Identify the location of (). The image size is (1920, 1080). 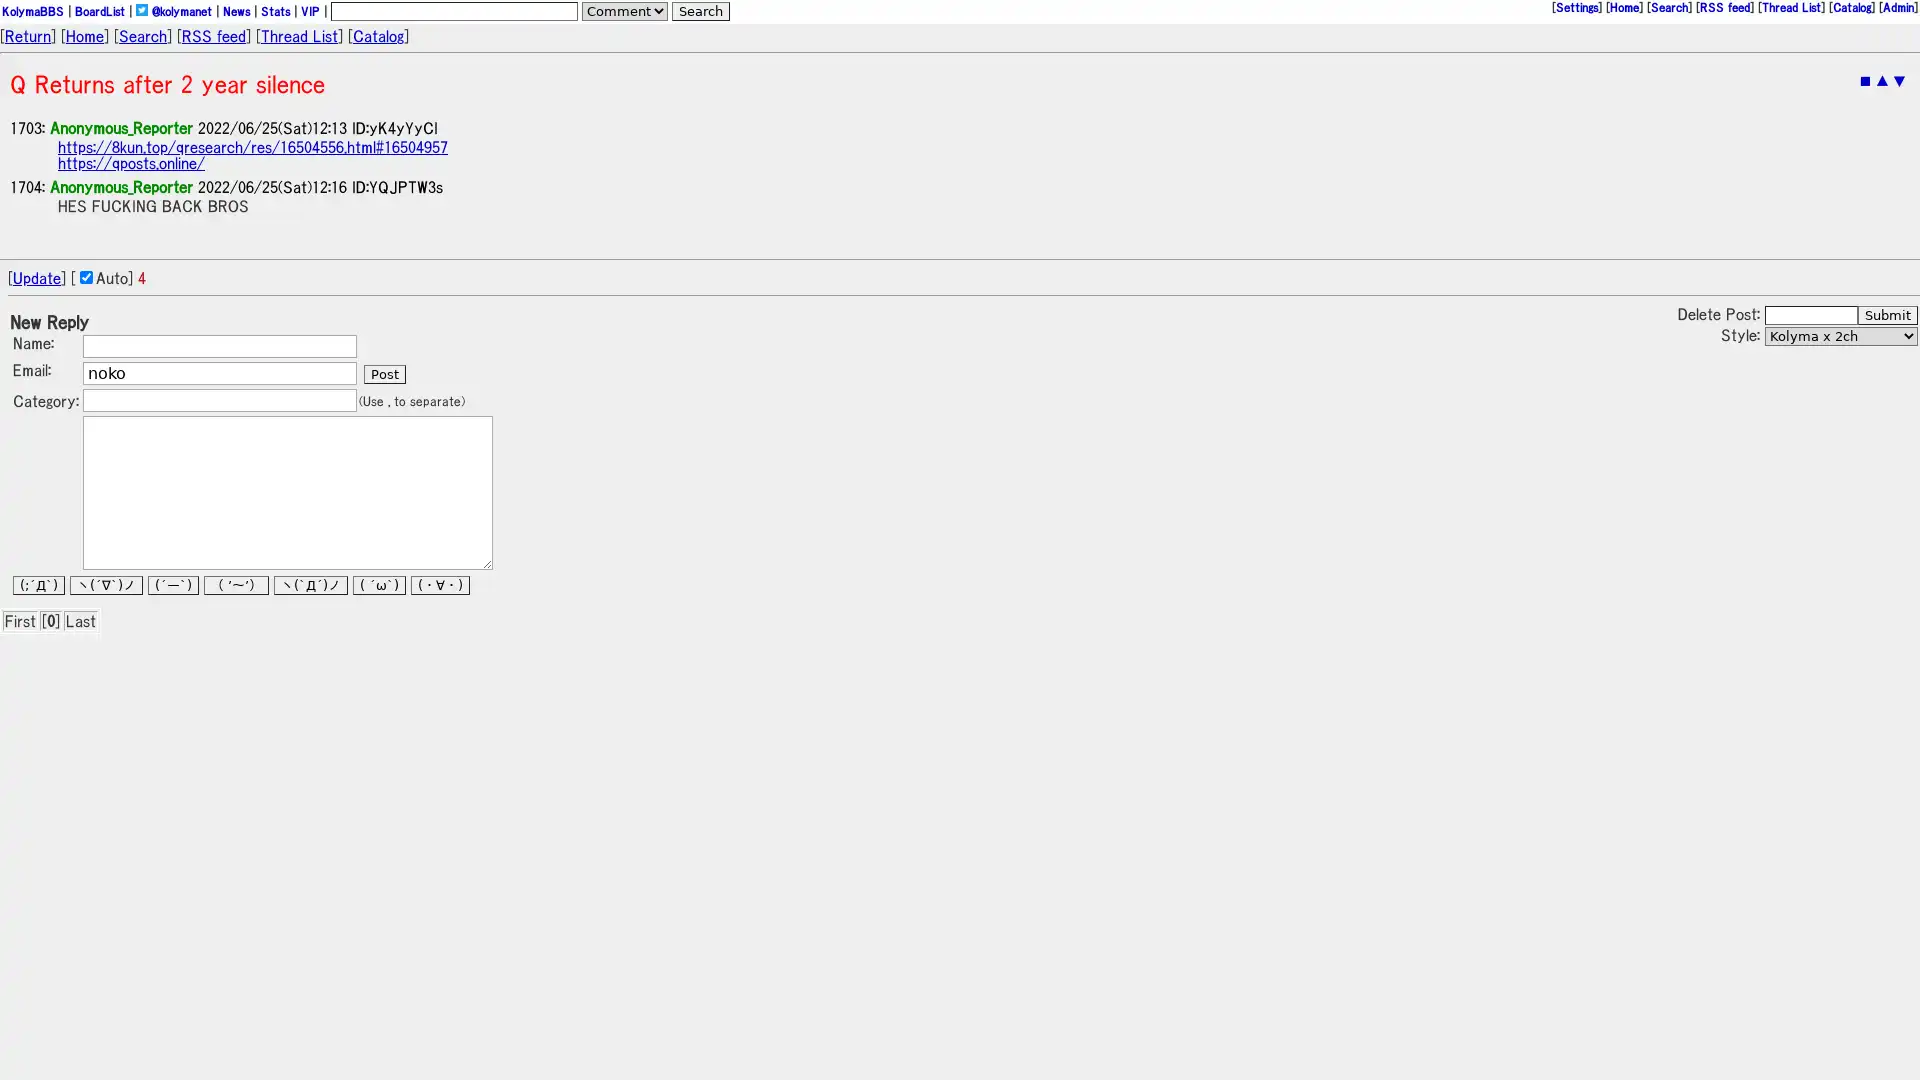
(439, 585).